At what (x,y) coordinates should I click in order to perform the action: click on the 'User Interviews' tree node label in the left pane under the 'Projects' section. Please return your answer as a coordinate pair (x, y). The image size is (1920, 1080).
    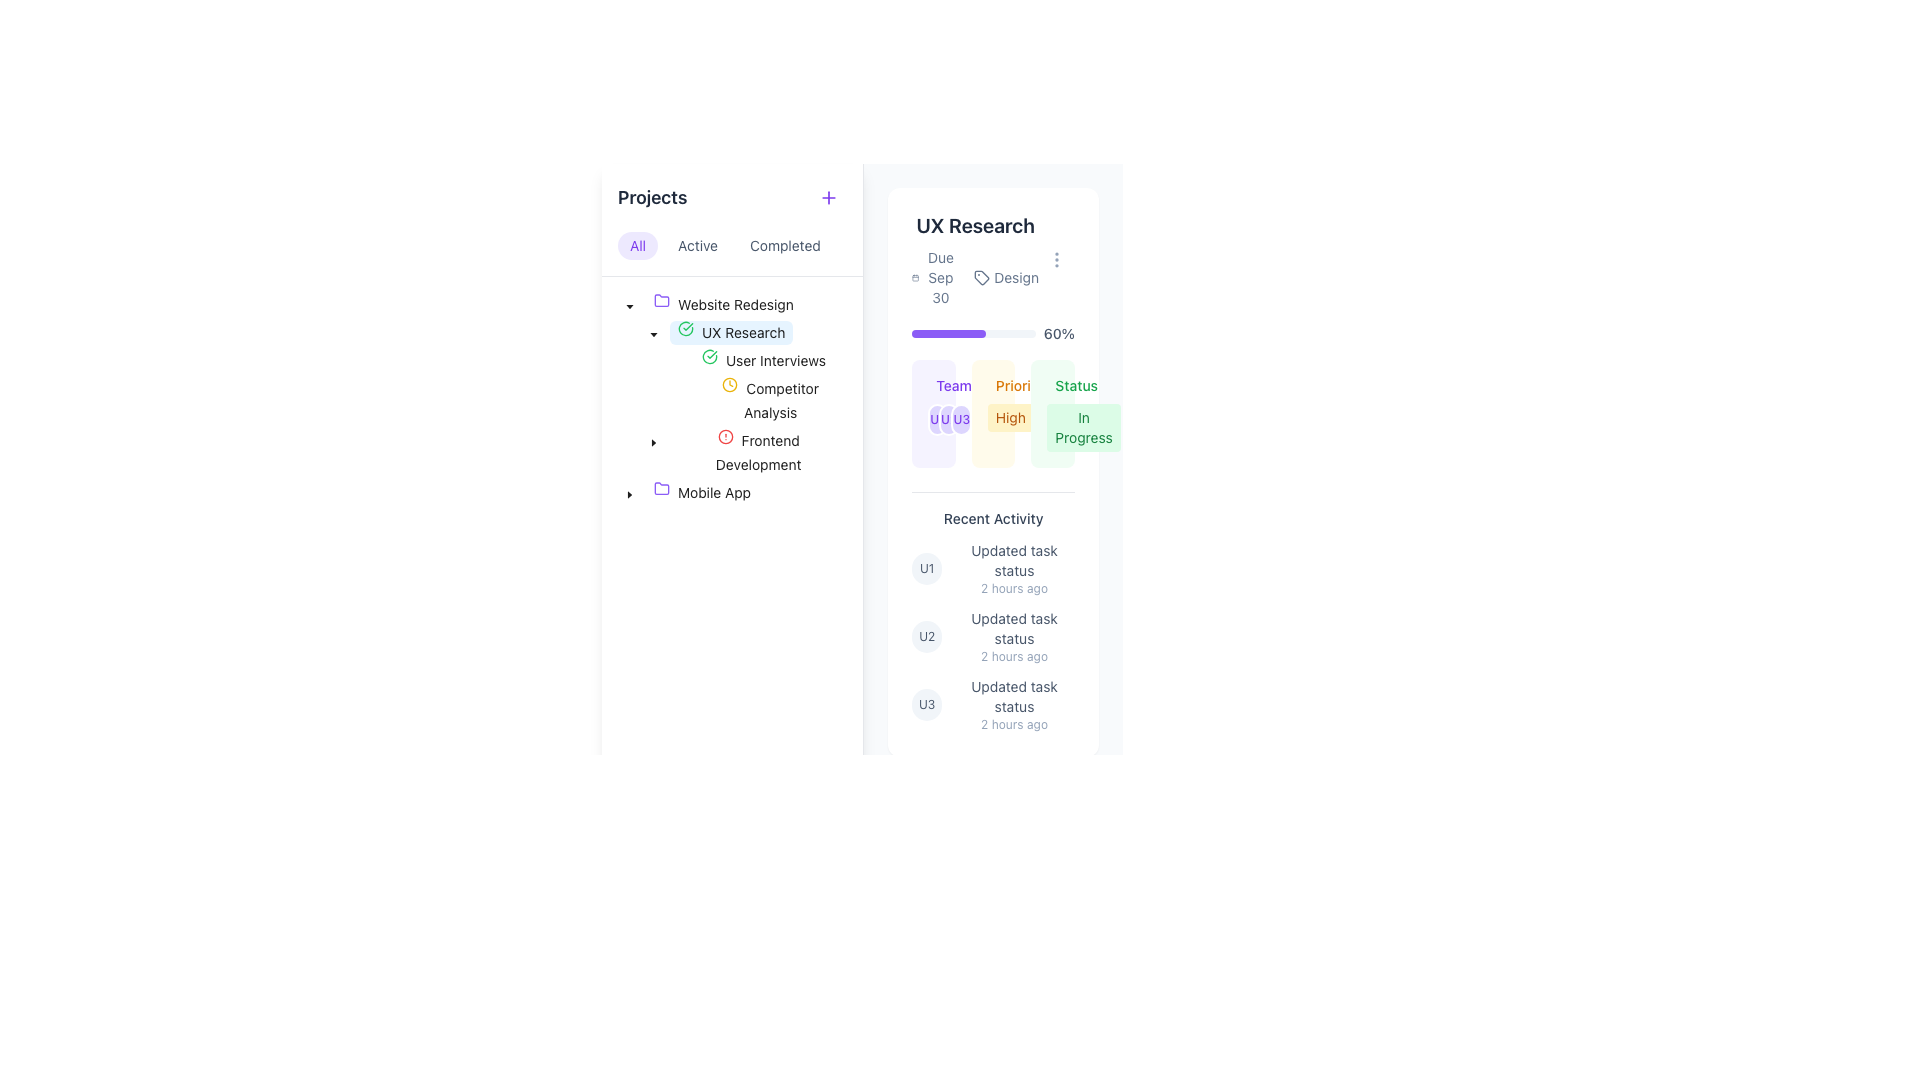
    Looking at the image, I should click on (762, 361).